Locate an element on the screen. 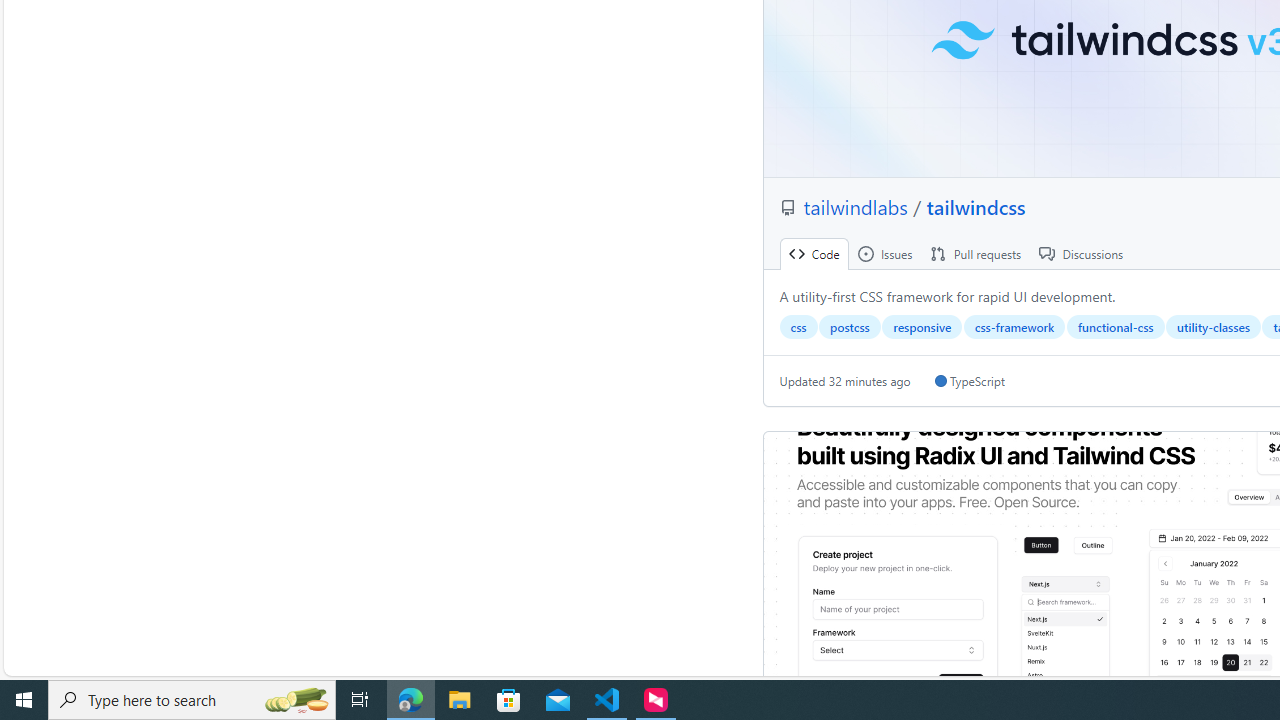  'TypeScript' is located at coordinates (969, 381).